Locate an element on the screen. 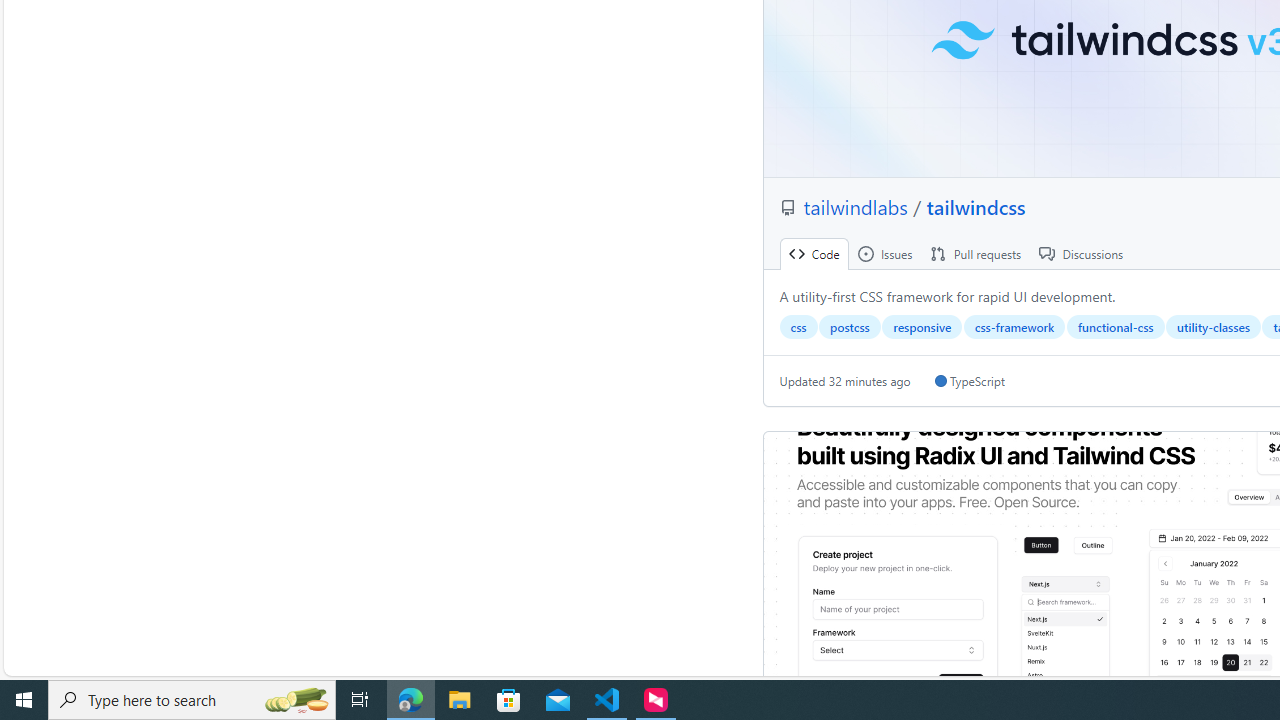  'TypeScript' is located at coordinates (969, 381).